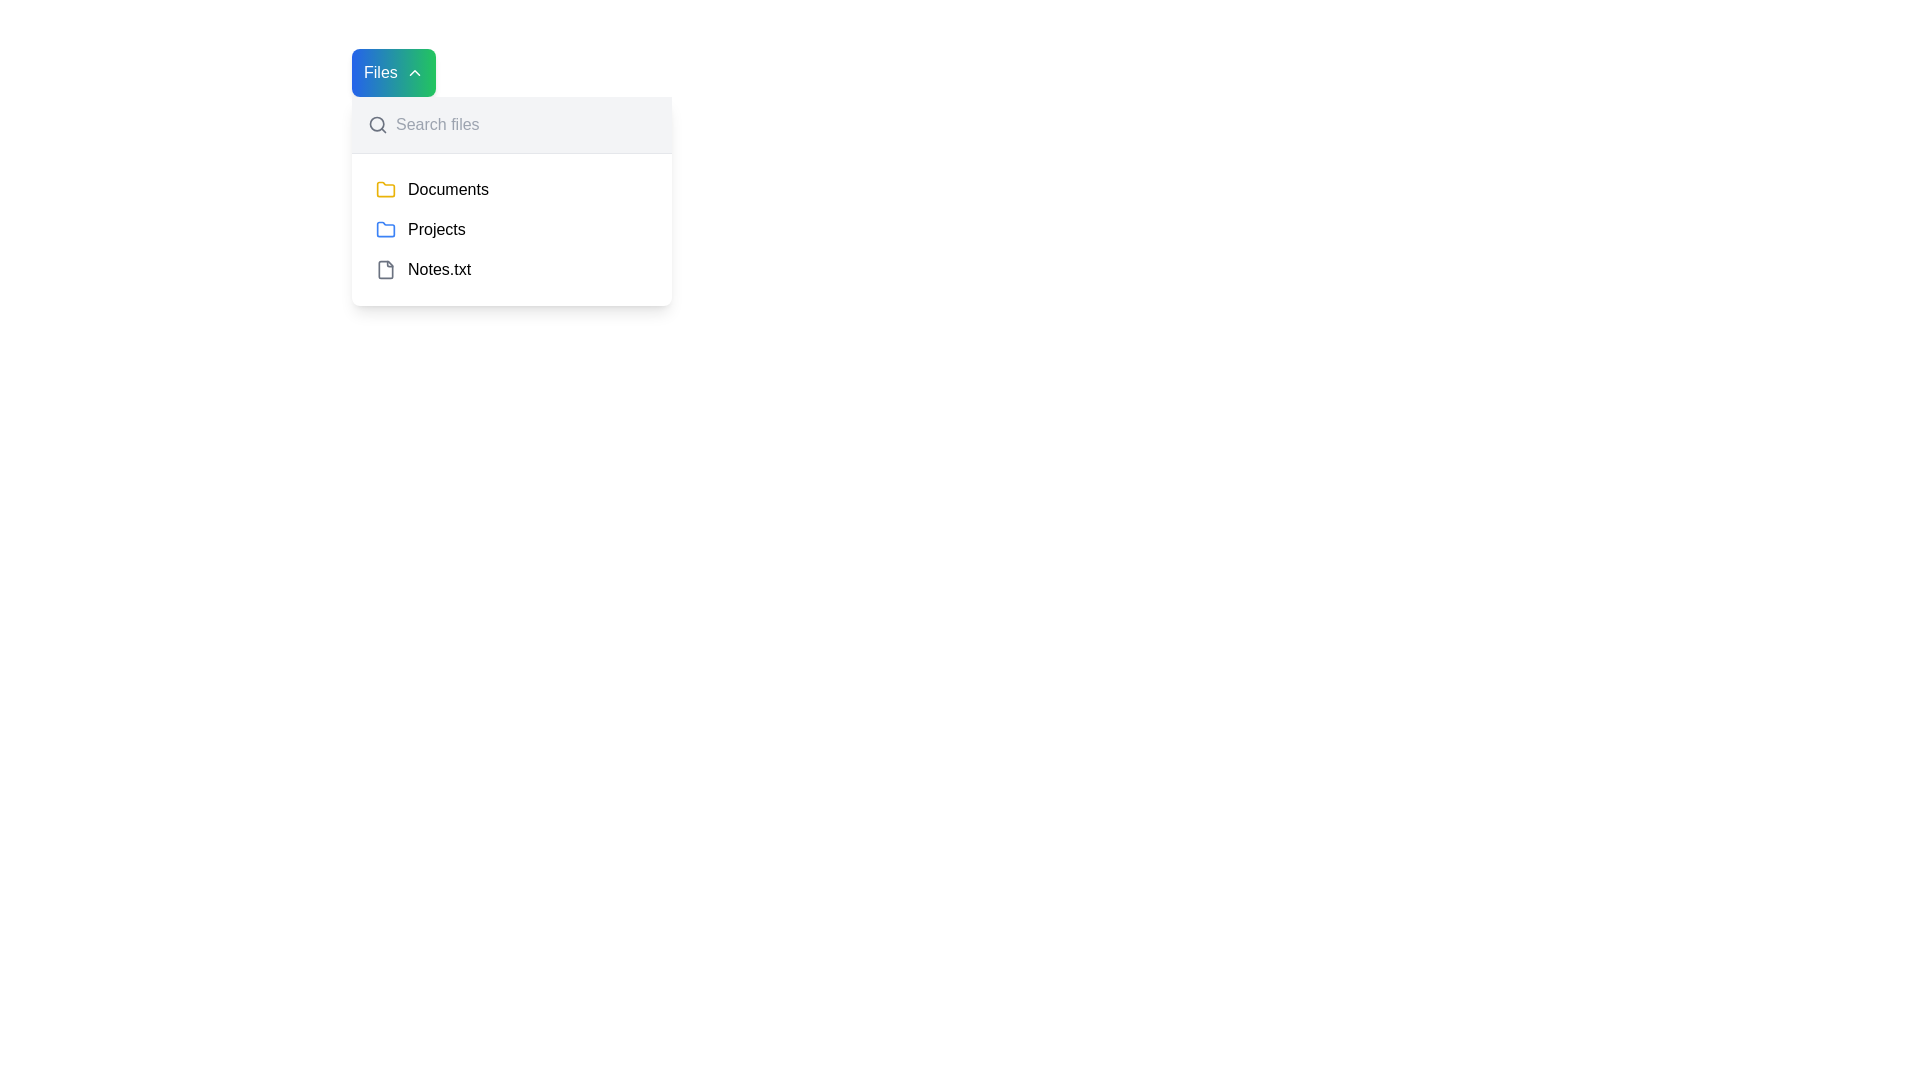  Describe the element at coordinates (385, 189) in the screenshot. I see `the folder icon located to the right of the 'Documents' label in the file menu, which is the first icon under the menu structure` at that location.